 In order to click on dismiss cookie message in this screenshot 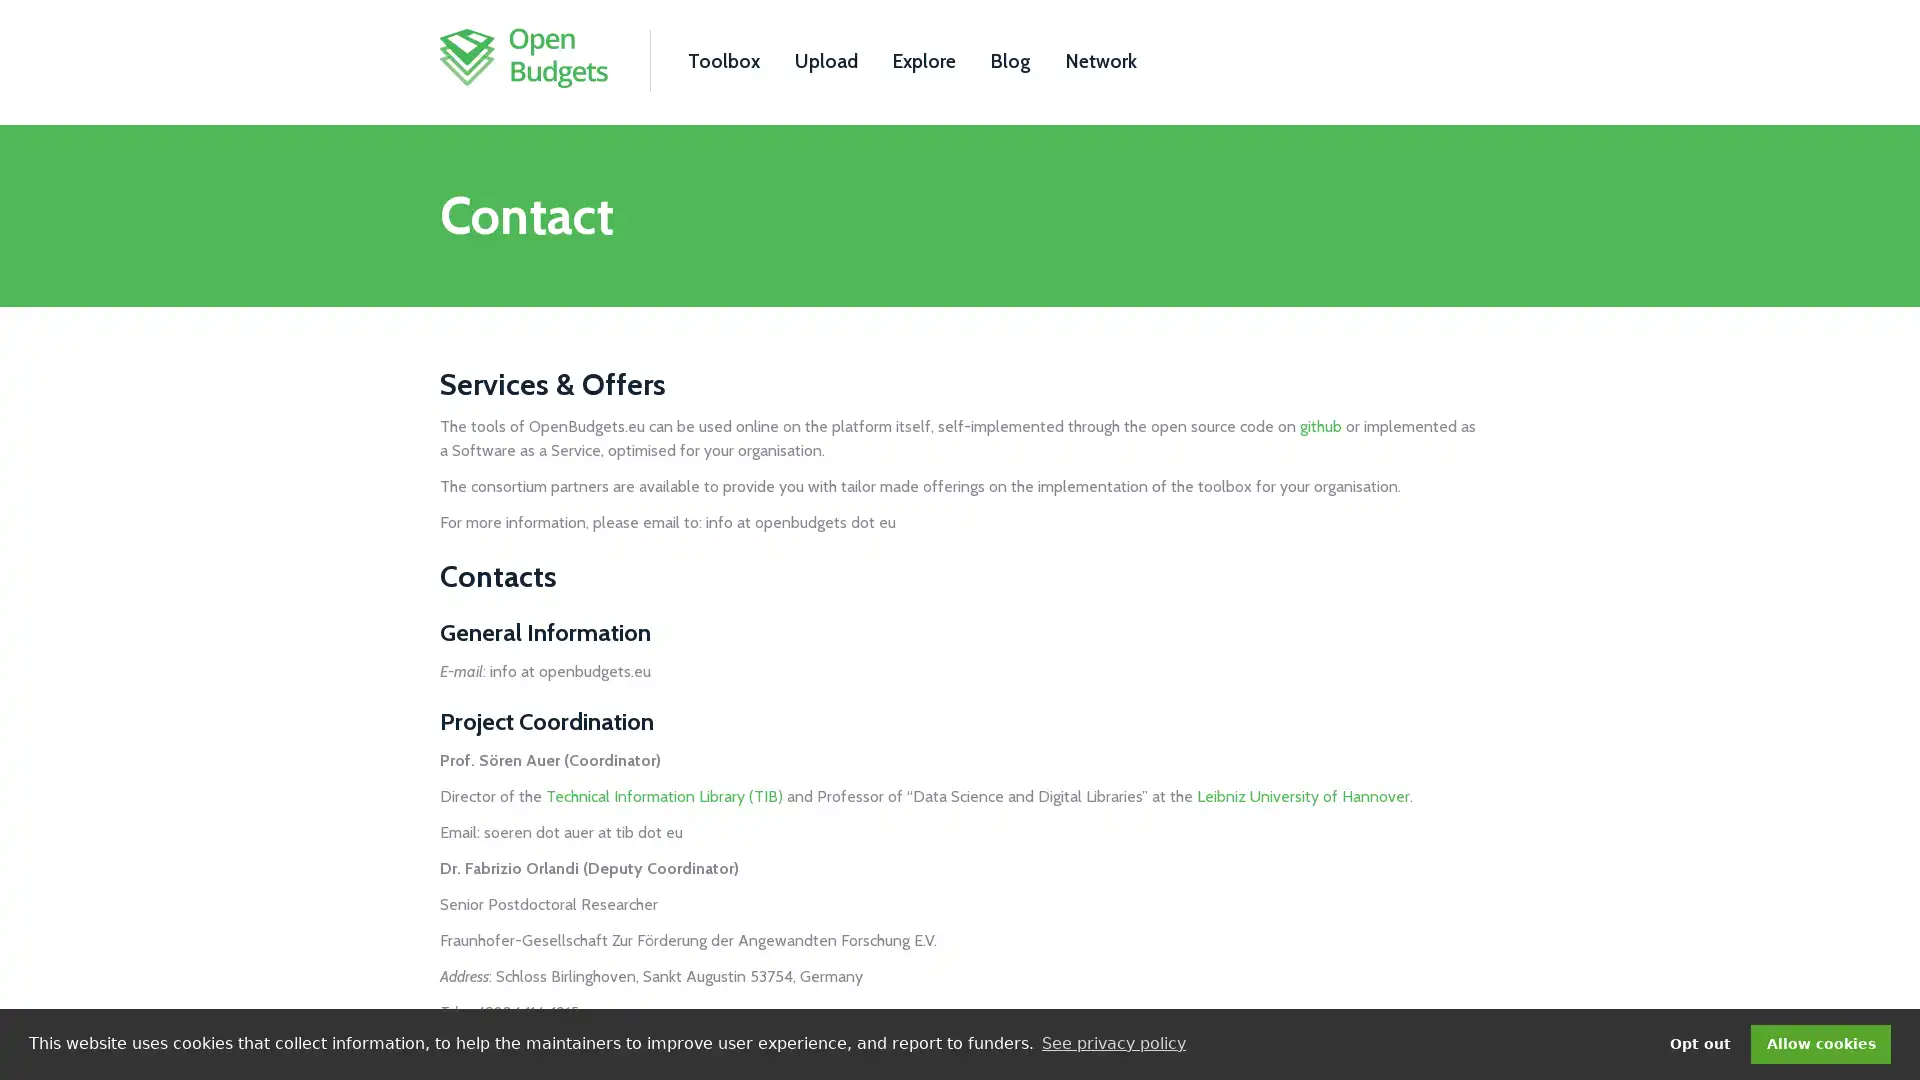, I will do `click(1820, 1043)`.